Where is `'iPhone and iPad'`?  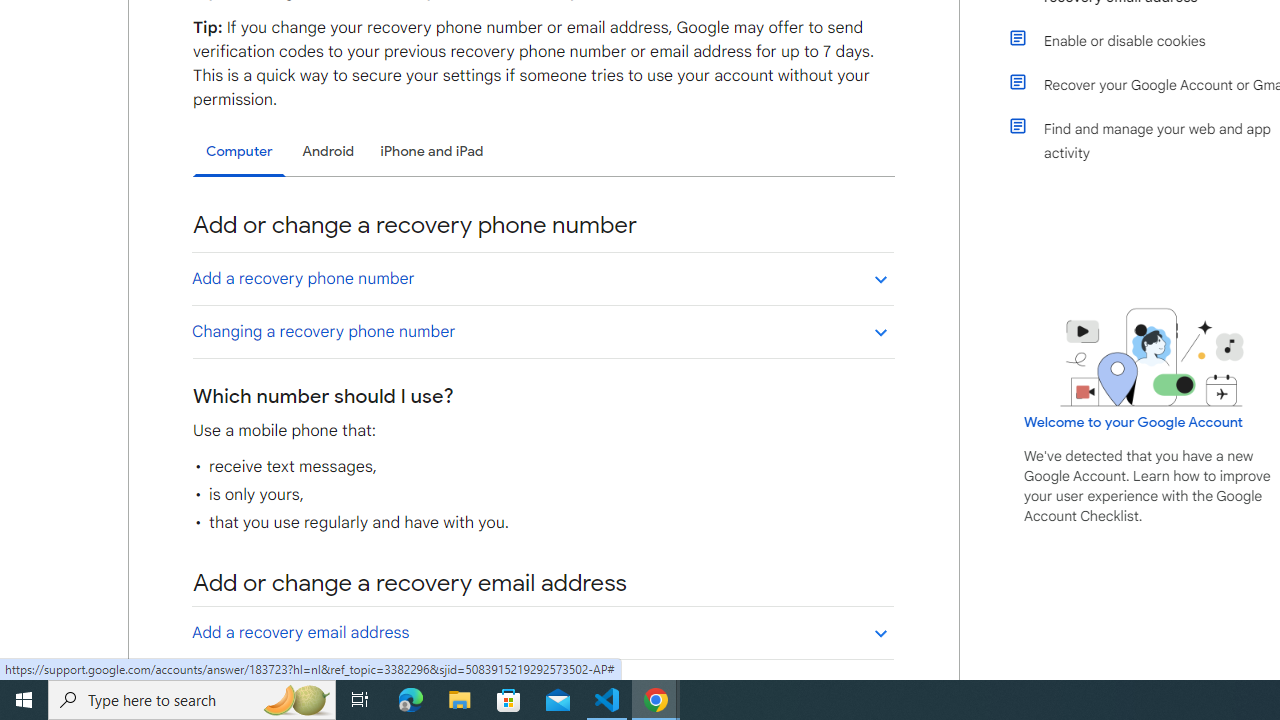 'iPhone and iPad' is located at coordinates (431, 150).